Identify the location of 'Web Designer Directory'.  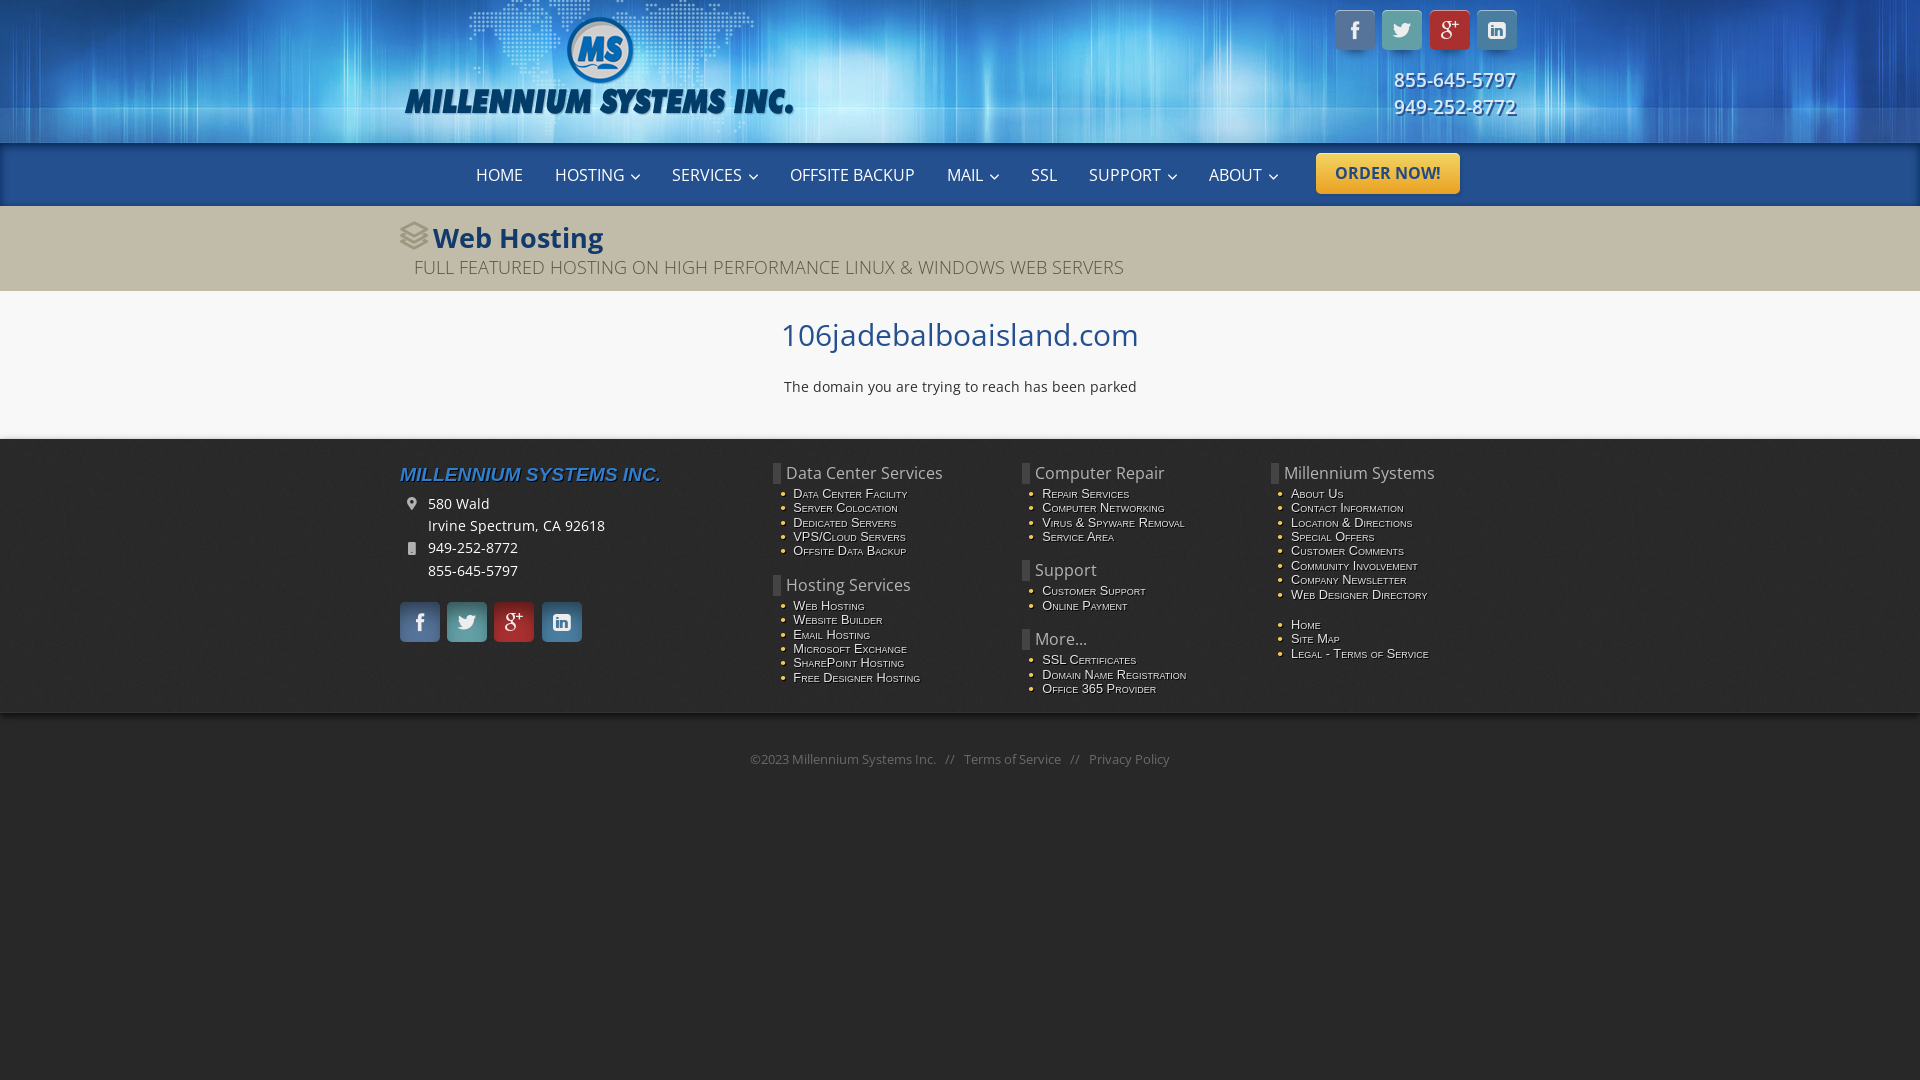
(1291, 593).